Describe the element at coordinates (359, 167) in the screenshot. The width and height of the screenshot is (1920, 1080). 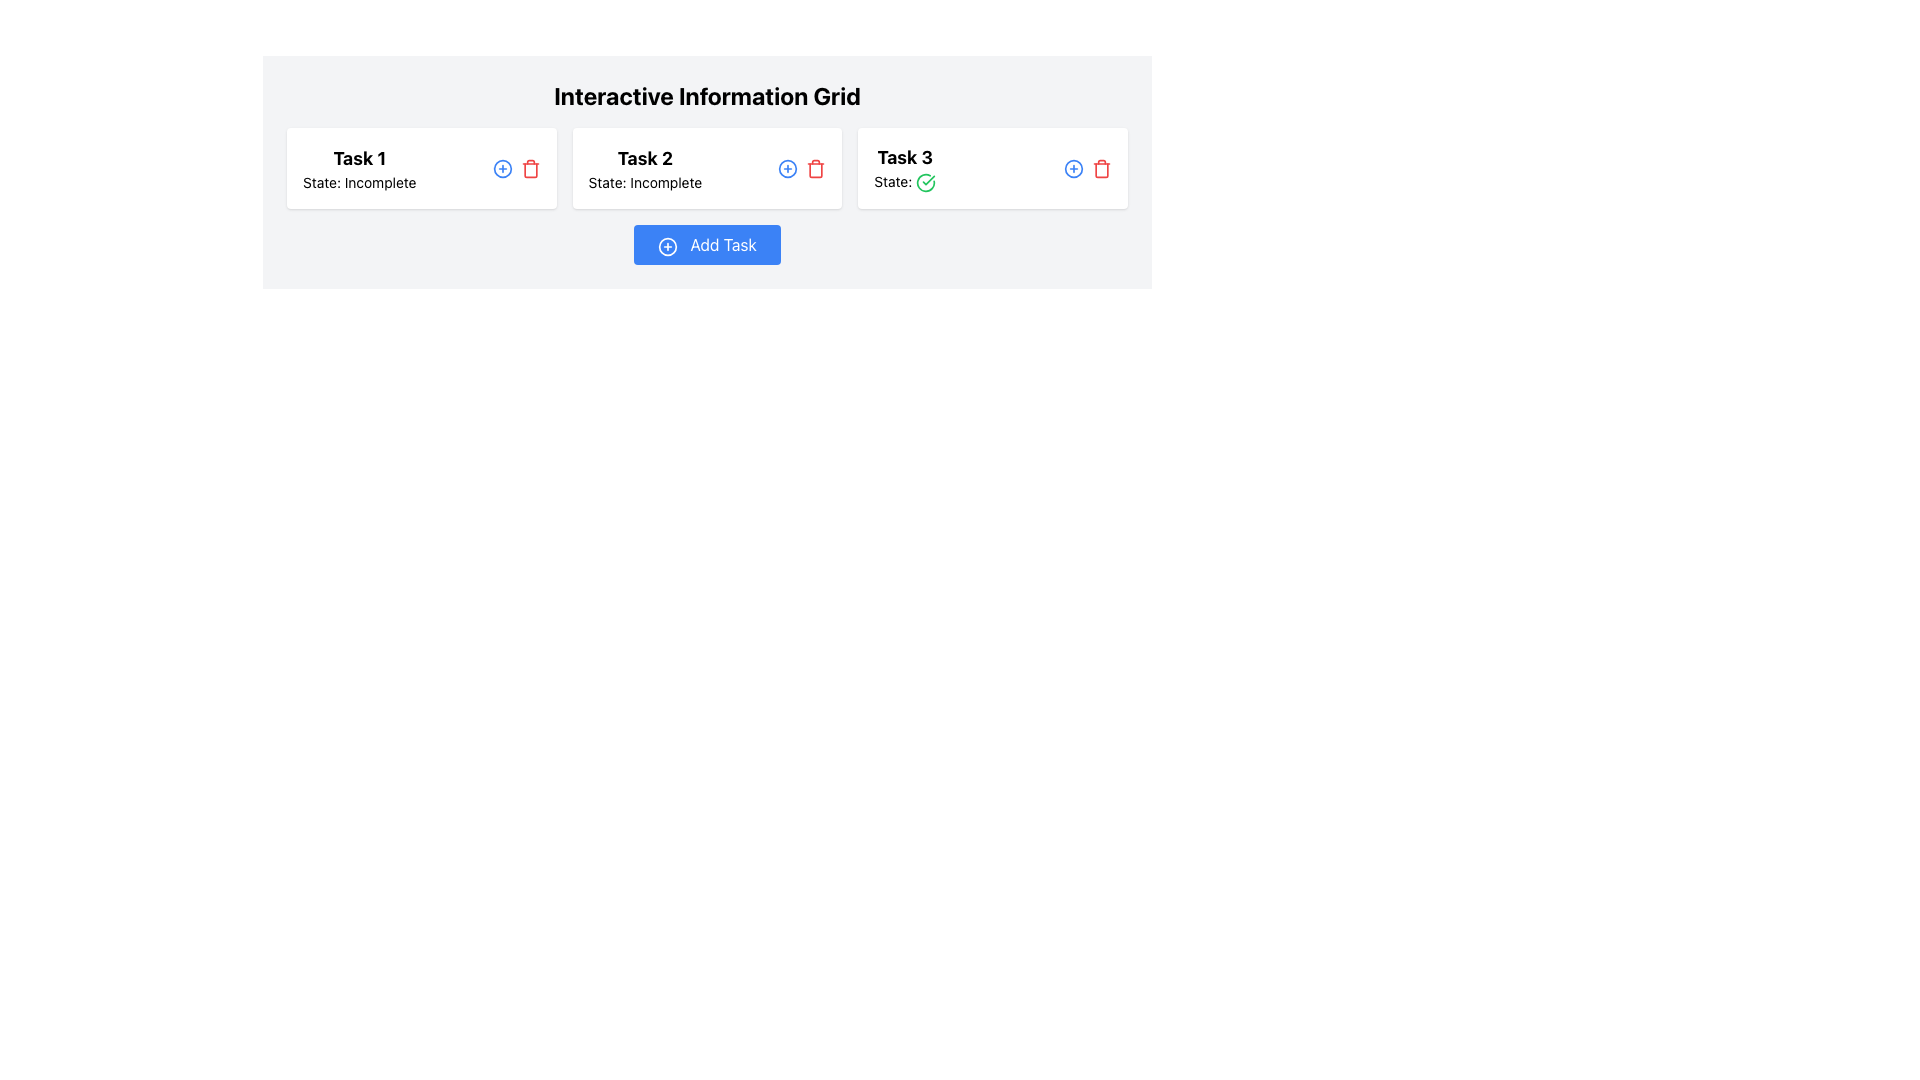
I see `the Text Display element that shows 'Task 1' with status 'Incomplete', located in the top left corner of the task cards grid` at that location.